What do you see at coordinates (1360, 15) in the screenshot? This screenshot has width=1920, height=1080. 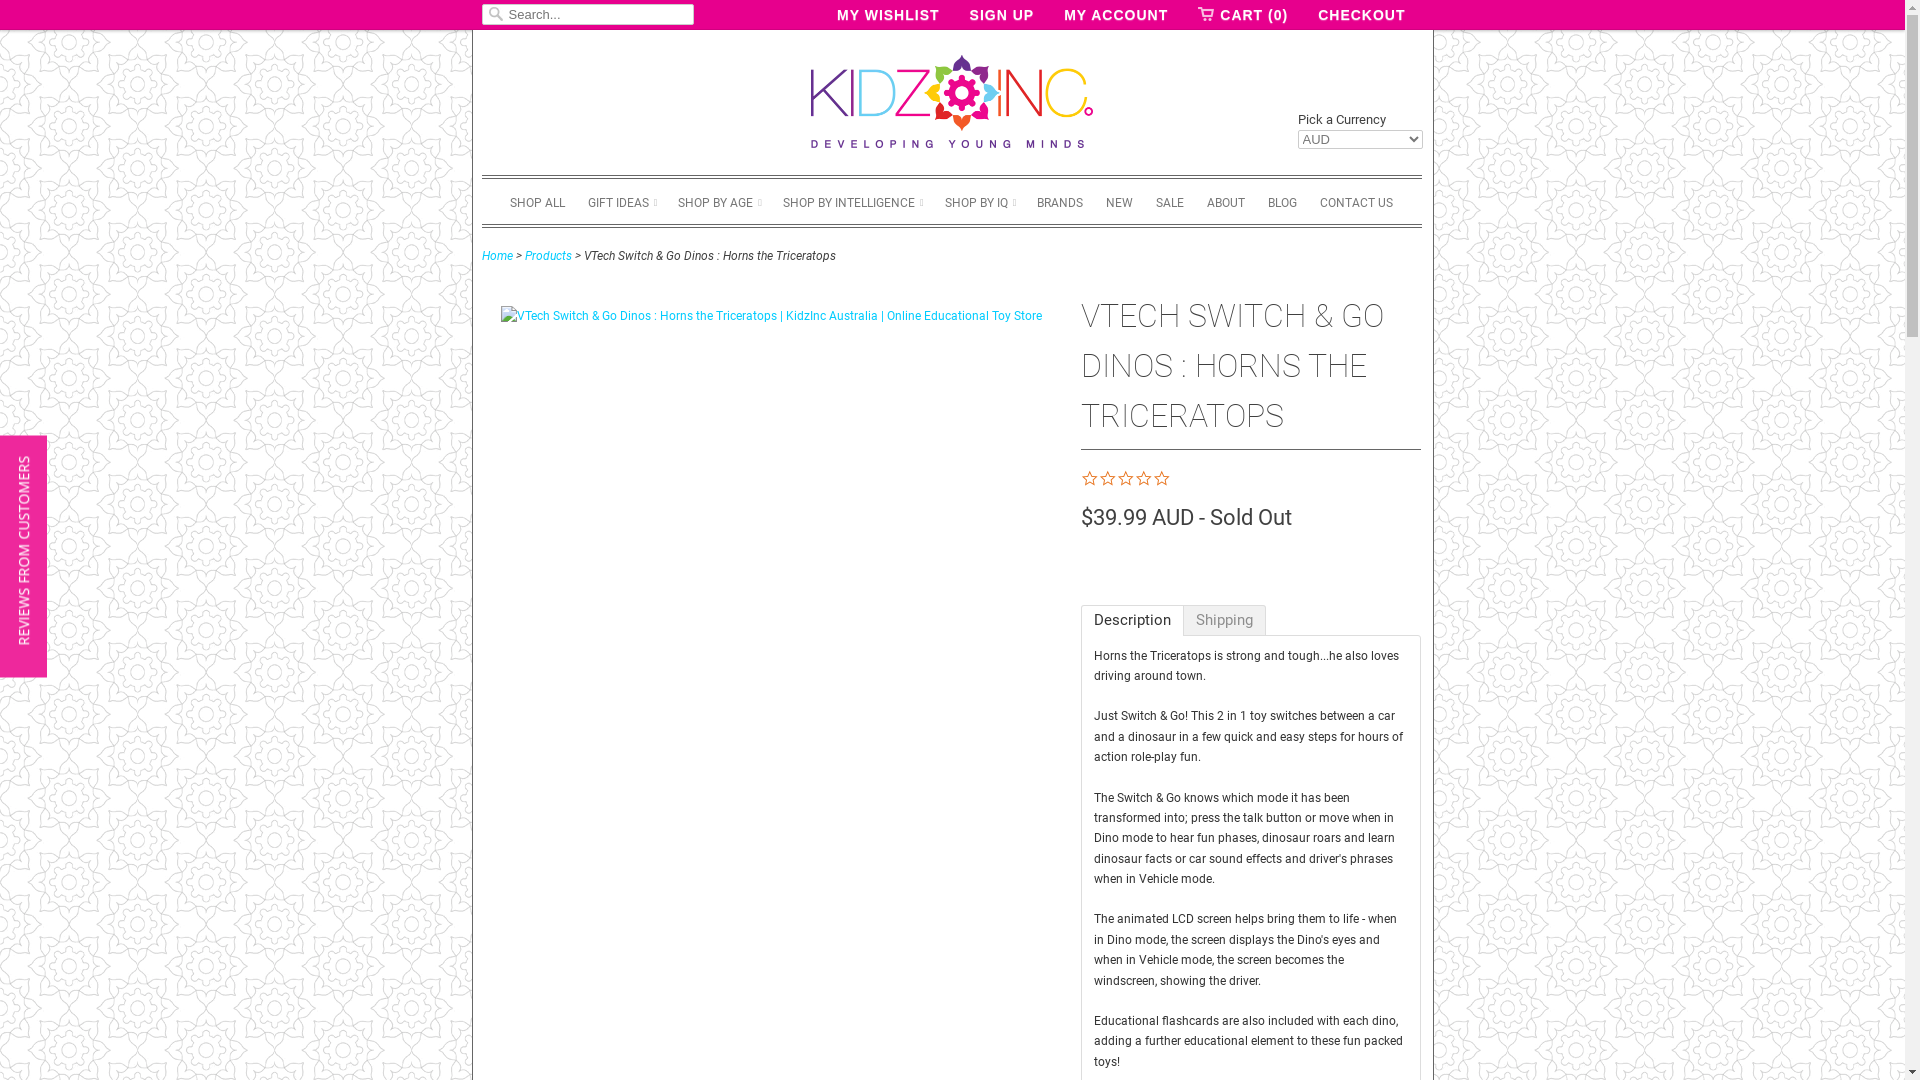 I see `'CHECKOUT'` at bounding box center [1360, 15].